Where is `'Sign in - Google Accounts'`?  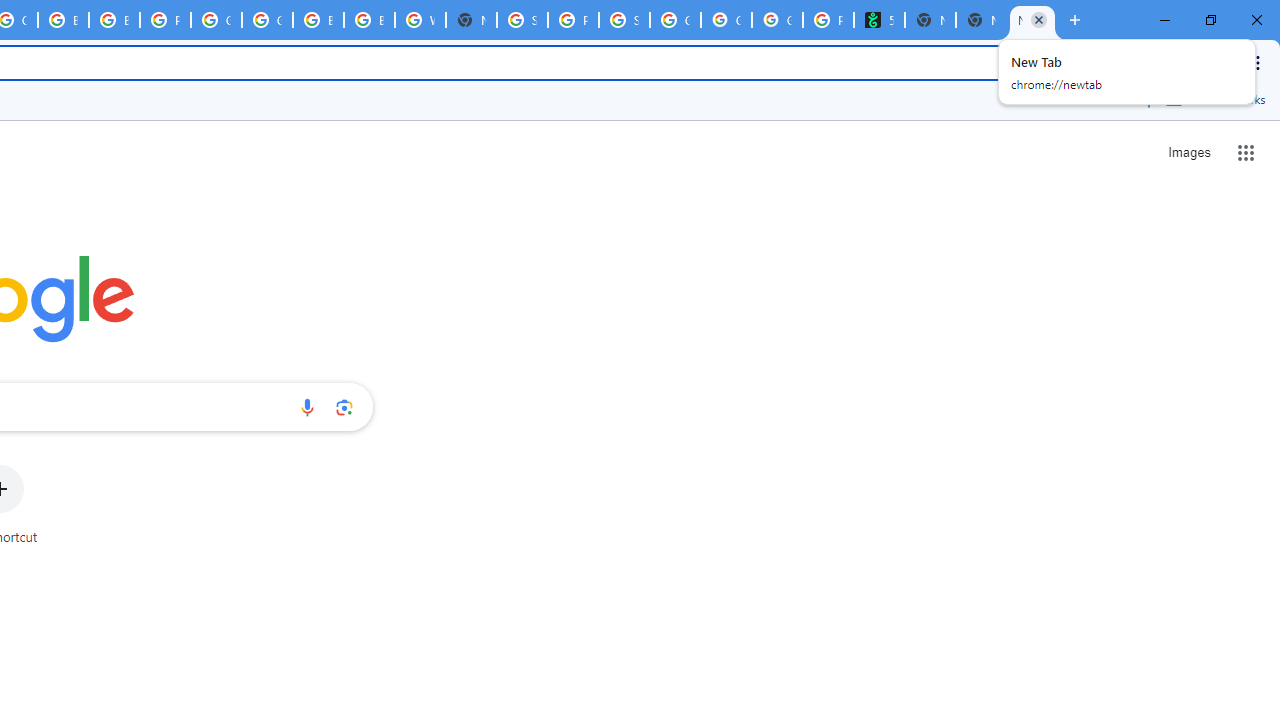
'Sign in - Google Accounts' is located at coordinates (522, 20).